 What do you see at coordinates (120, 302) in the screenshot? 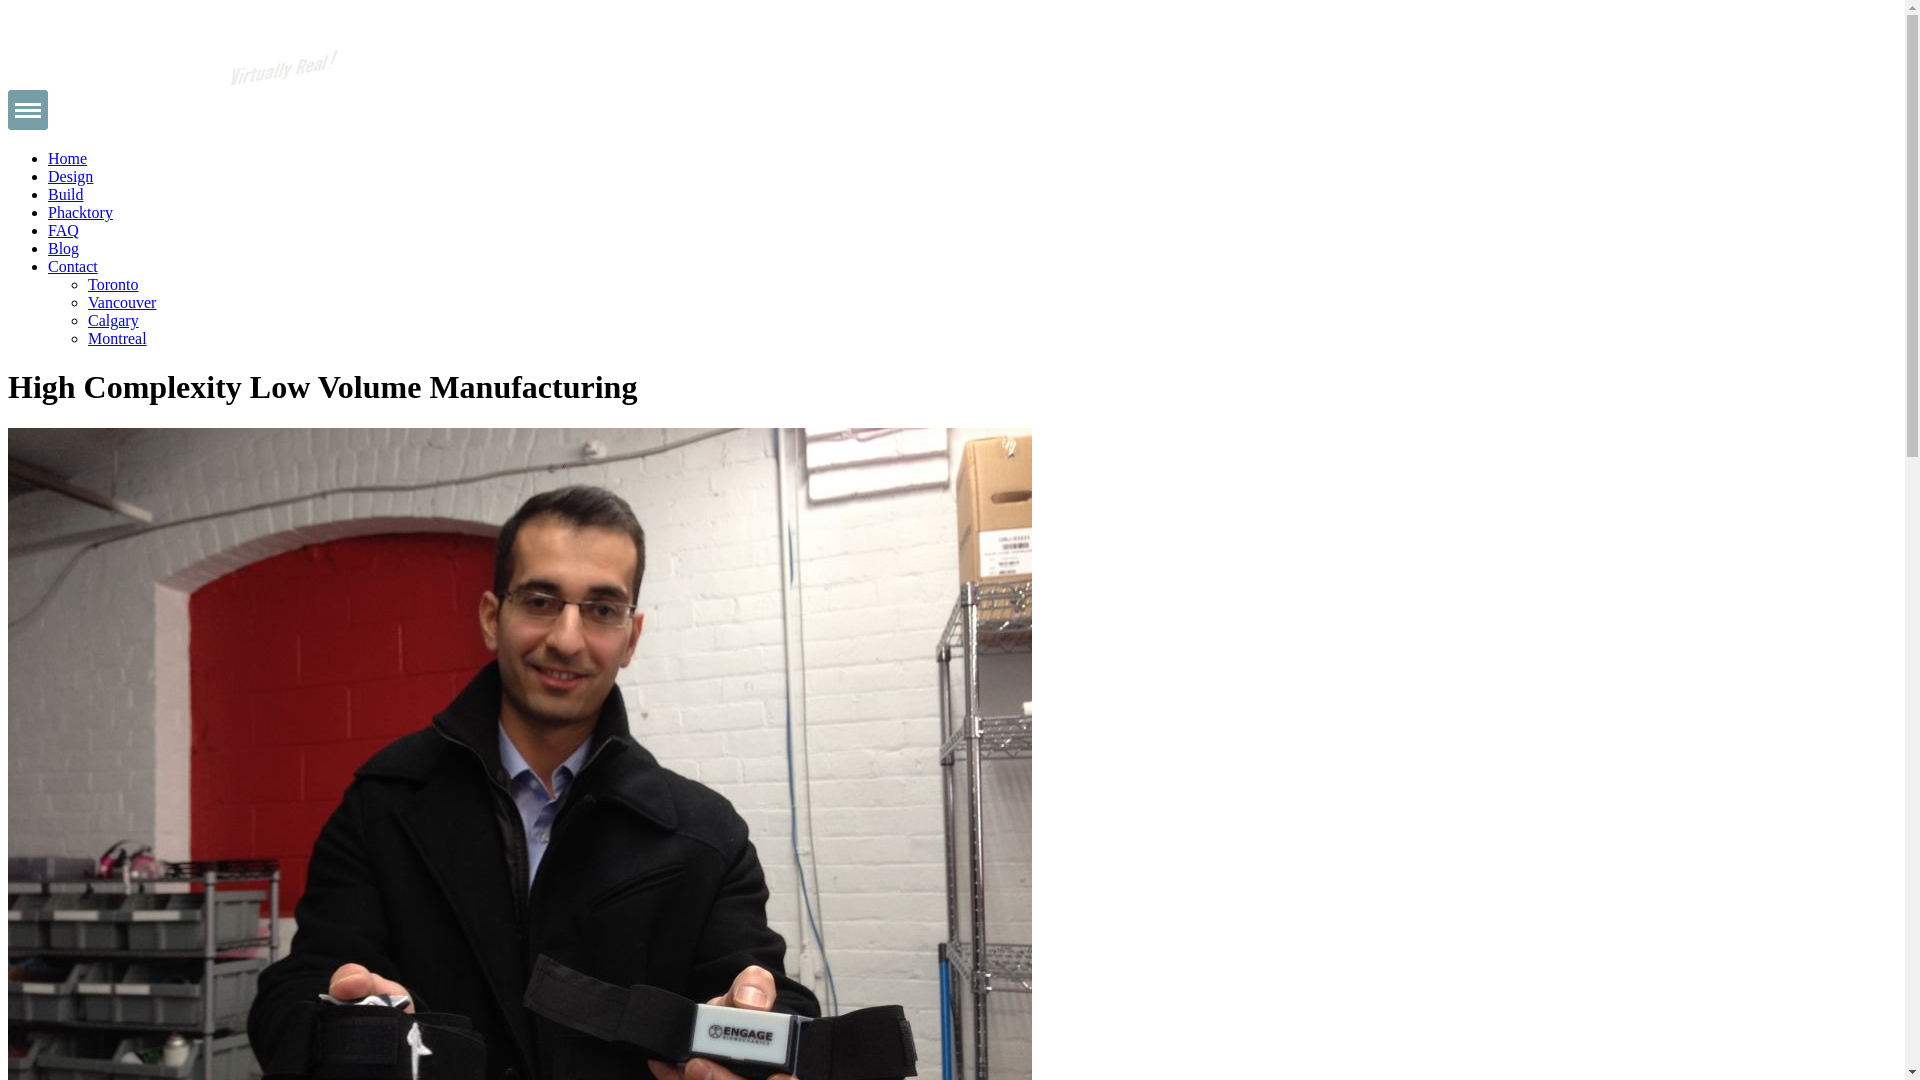
I see `'Vancouver'` at bounding box center [120, 302].